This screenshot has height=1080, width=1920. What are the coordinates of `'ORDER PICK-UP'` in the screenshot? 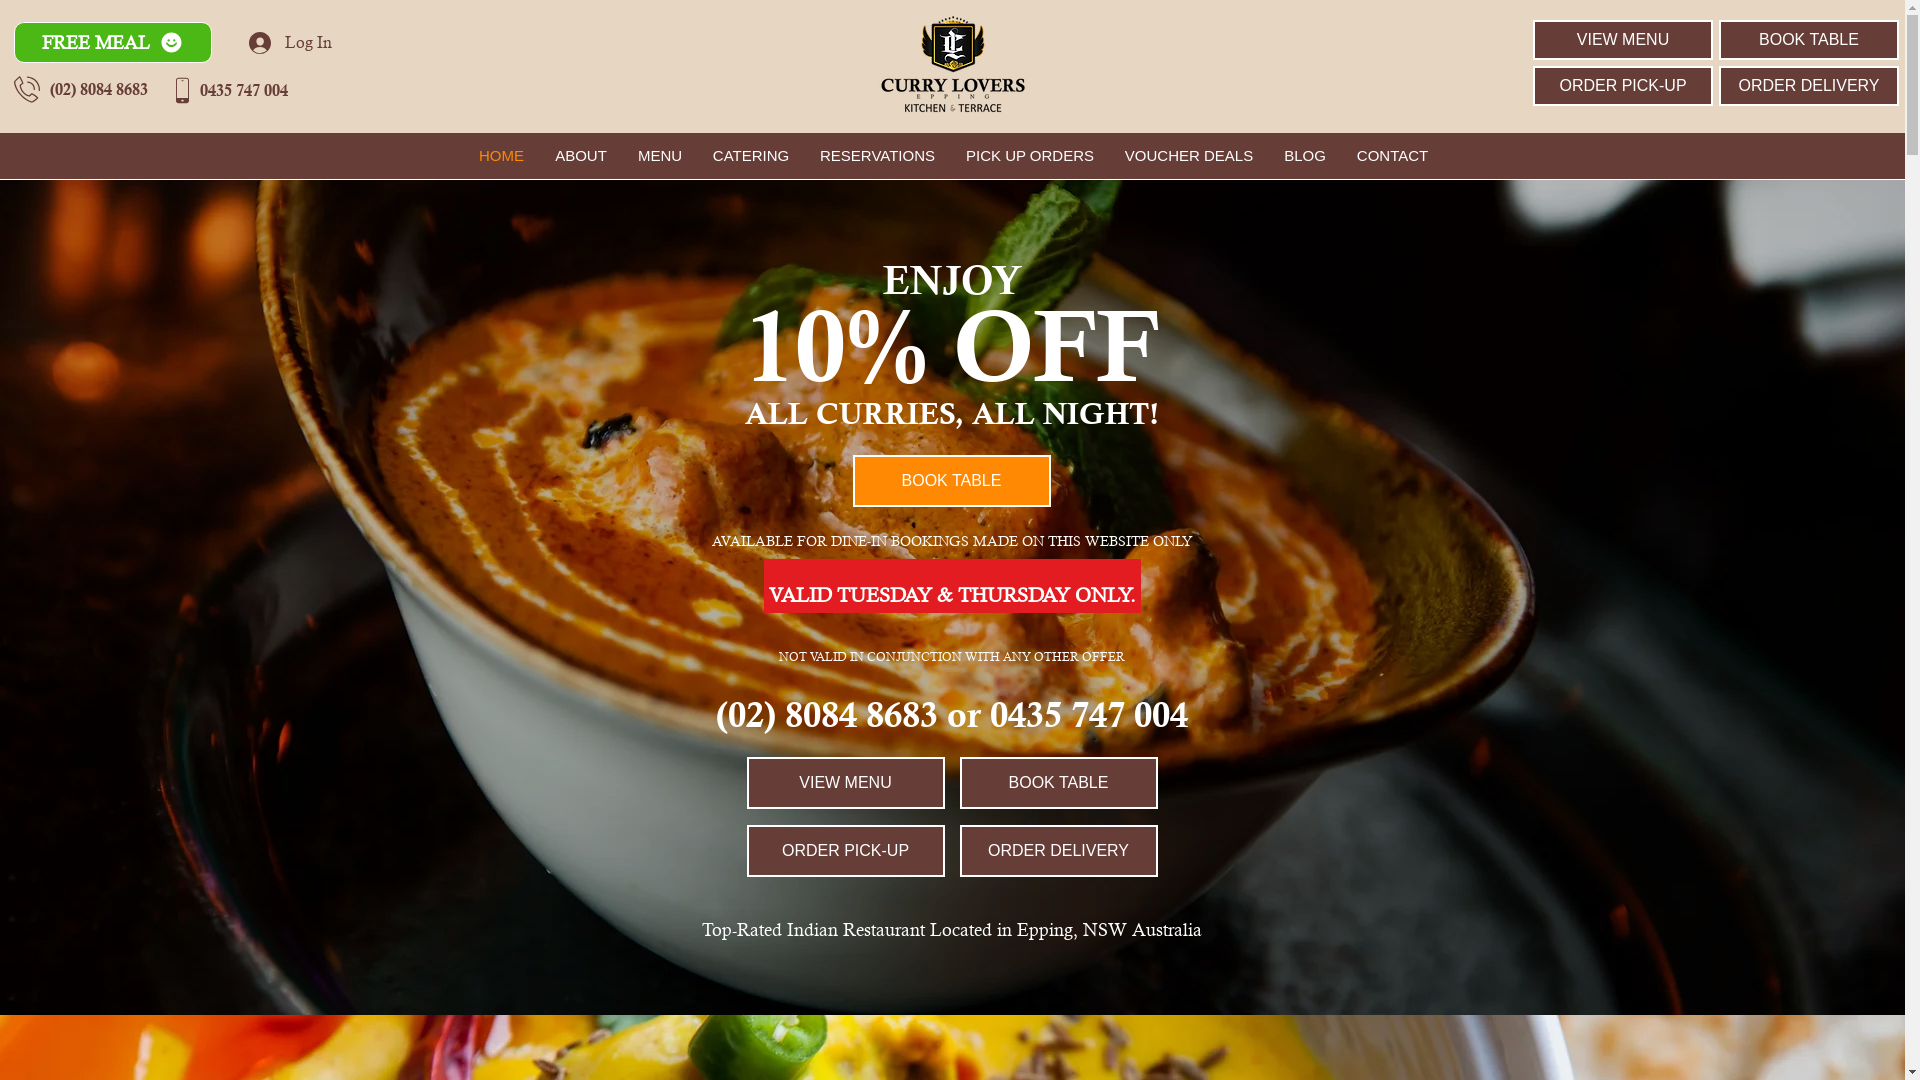 It's located at (1622, 84).